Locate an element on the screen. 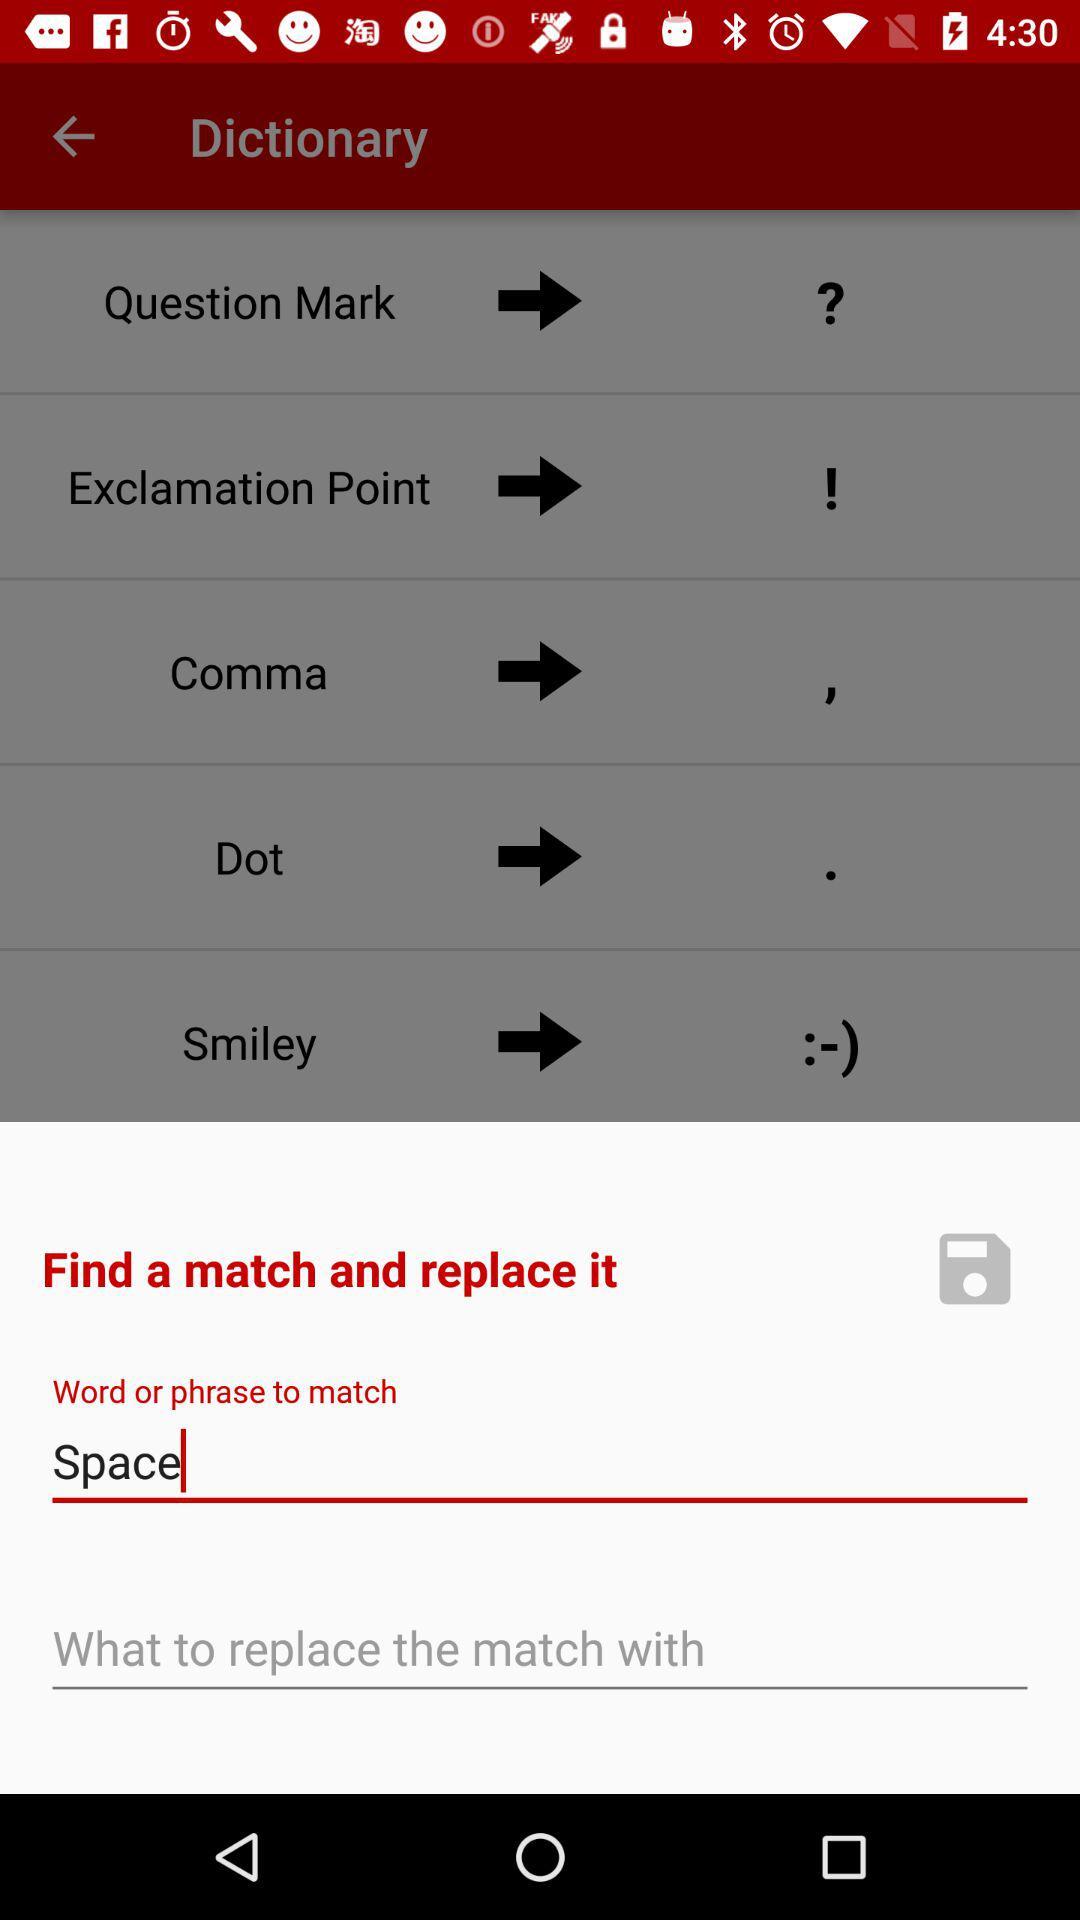 The height and width of the screenshot is (1920, 1080). the save icon is located at coordinates (974, 1267).